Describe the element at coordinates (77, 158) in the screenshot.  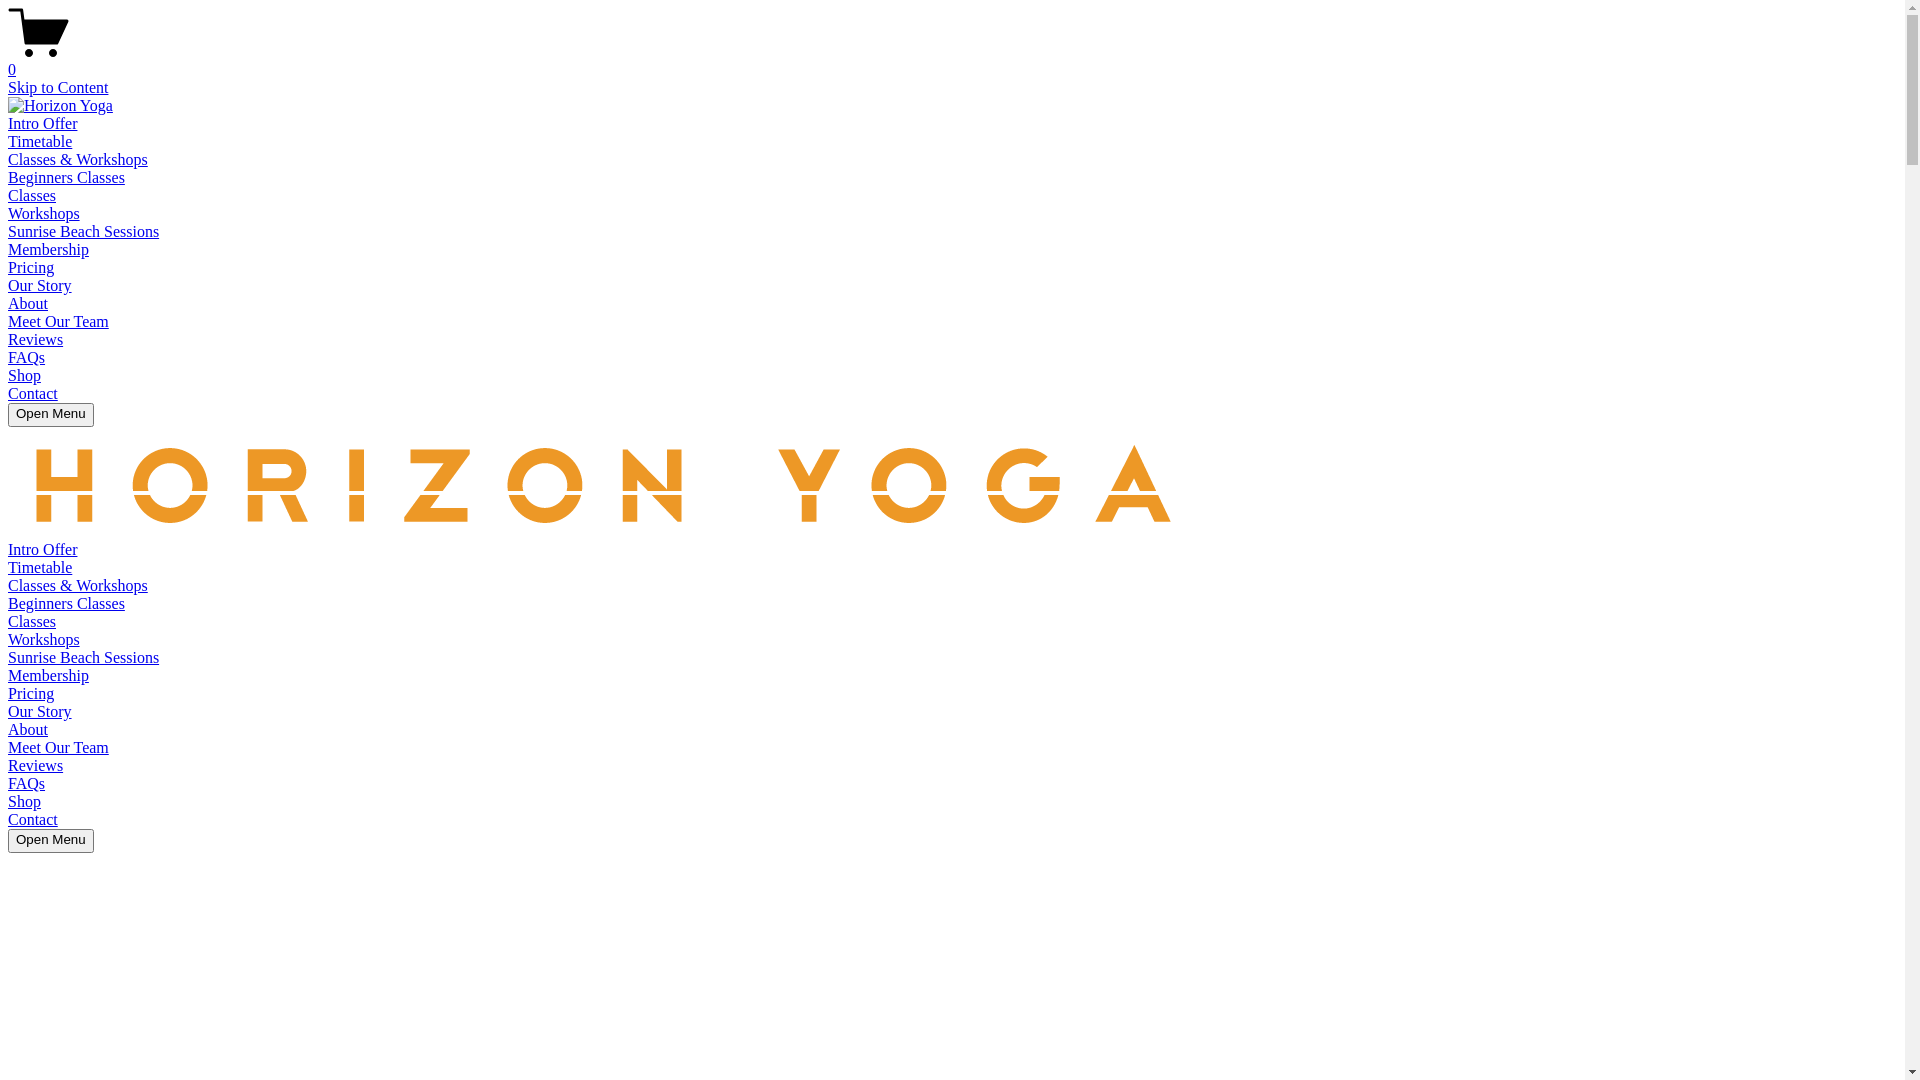
I see `'Classes & Workshops'` at that location.